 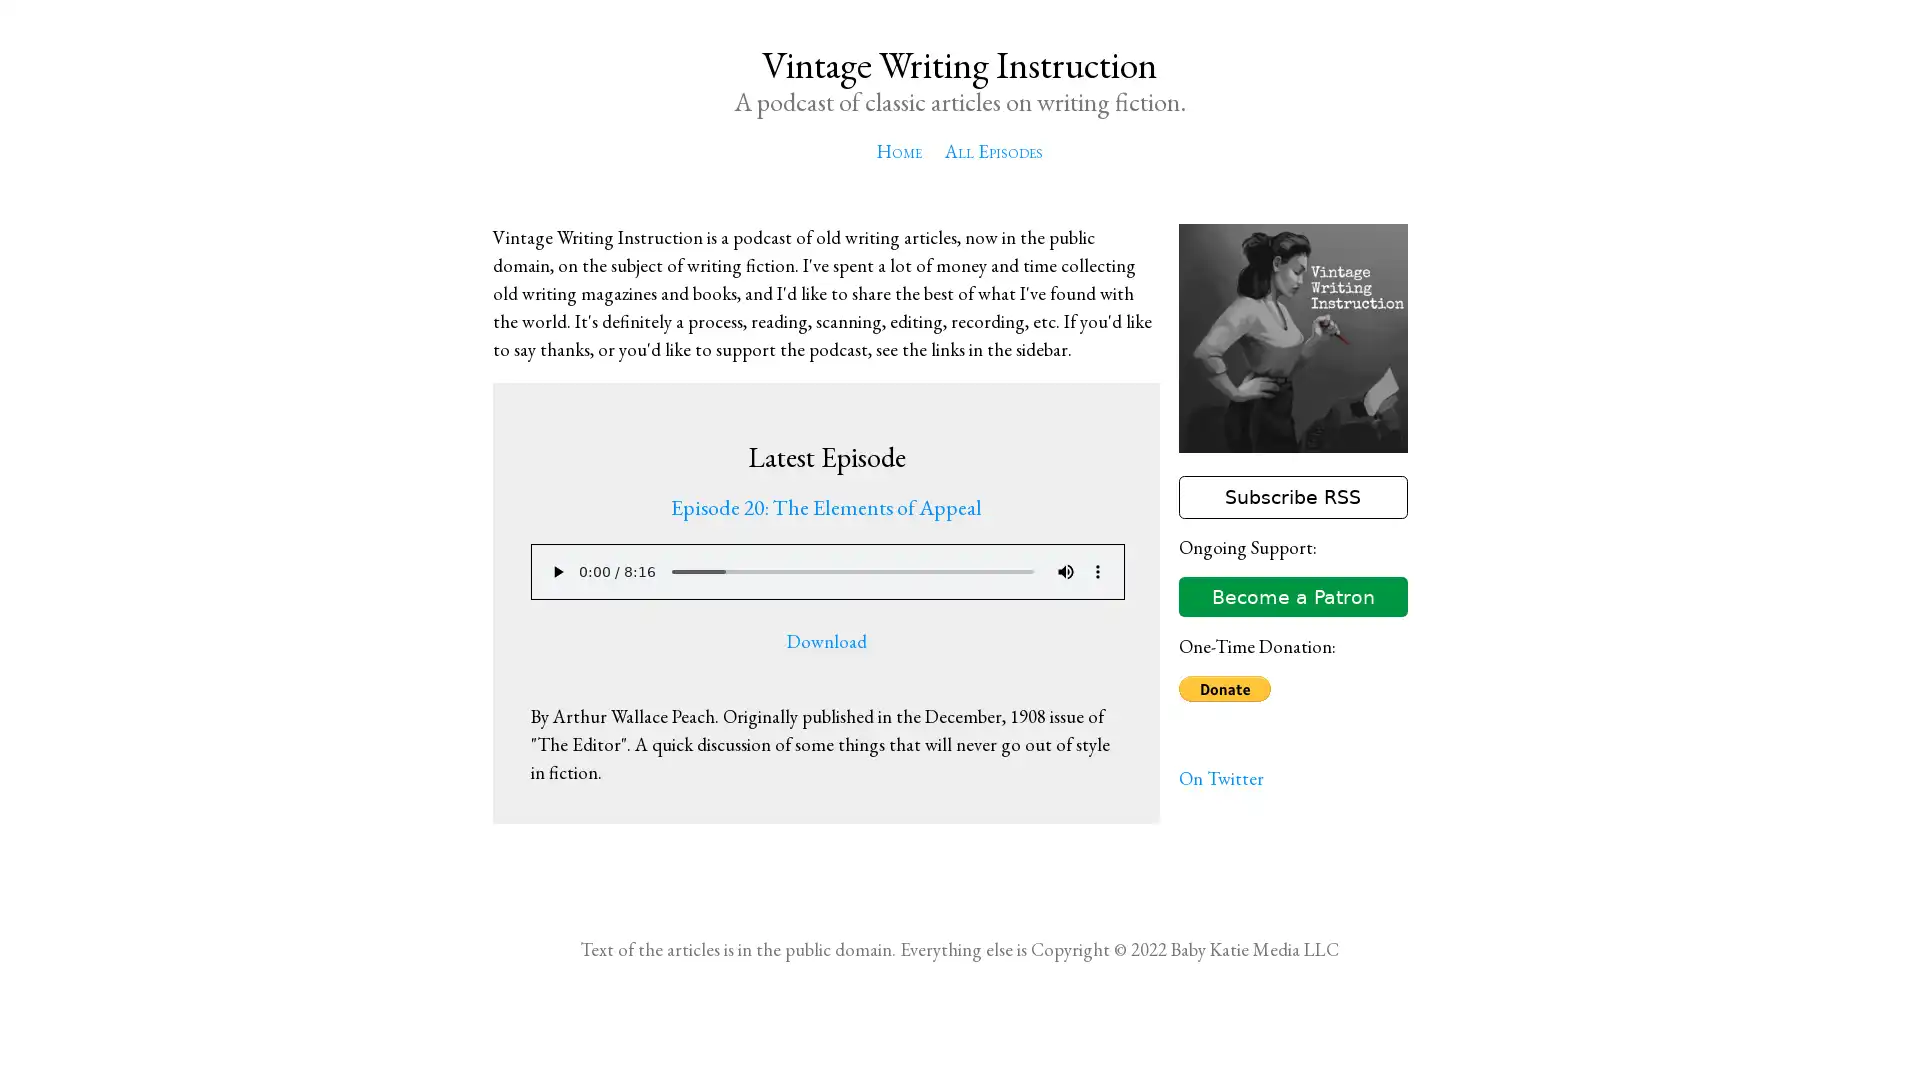 What do you see at coordinates (556, 571) in the screenshot?
I see `play` at bounding box center [556, 571].